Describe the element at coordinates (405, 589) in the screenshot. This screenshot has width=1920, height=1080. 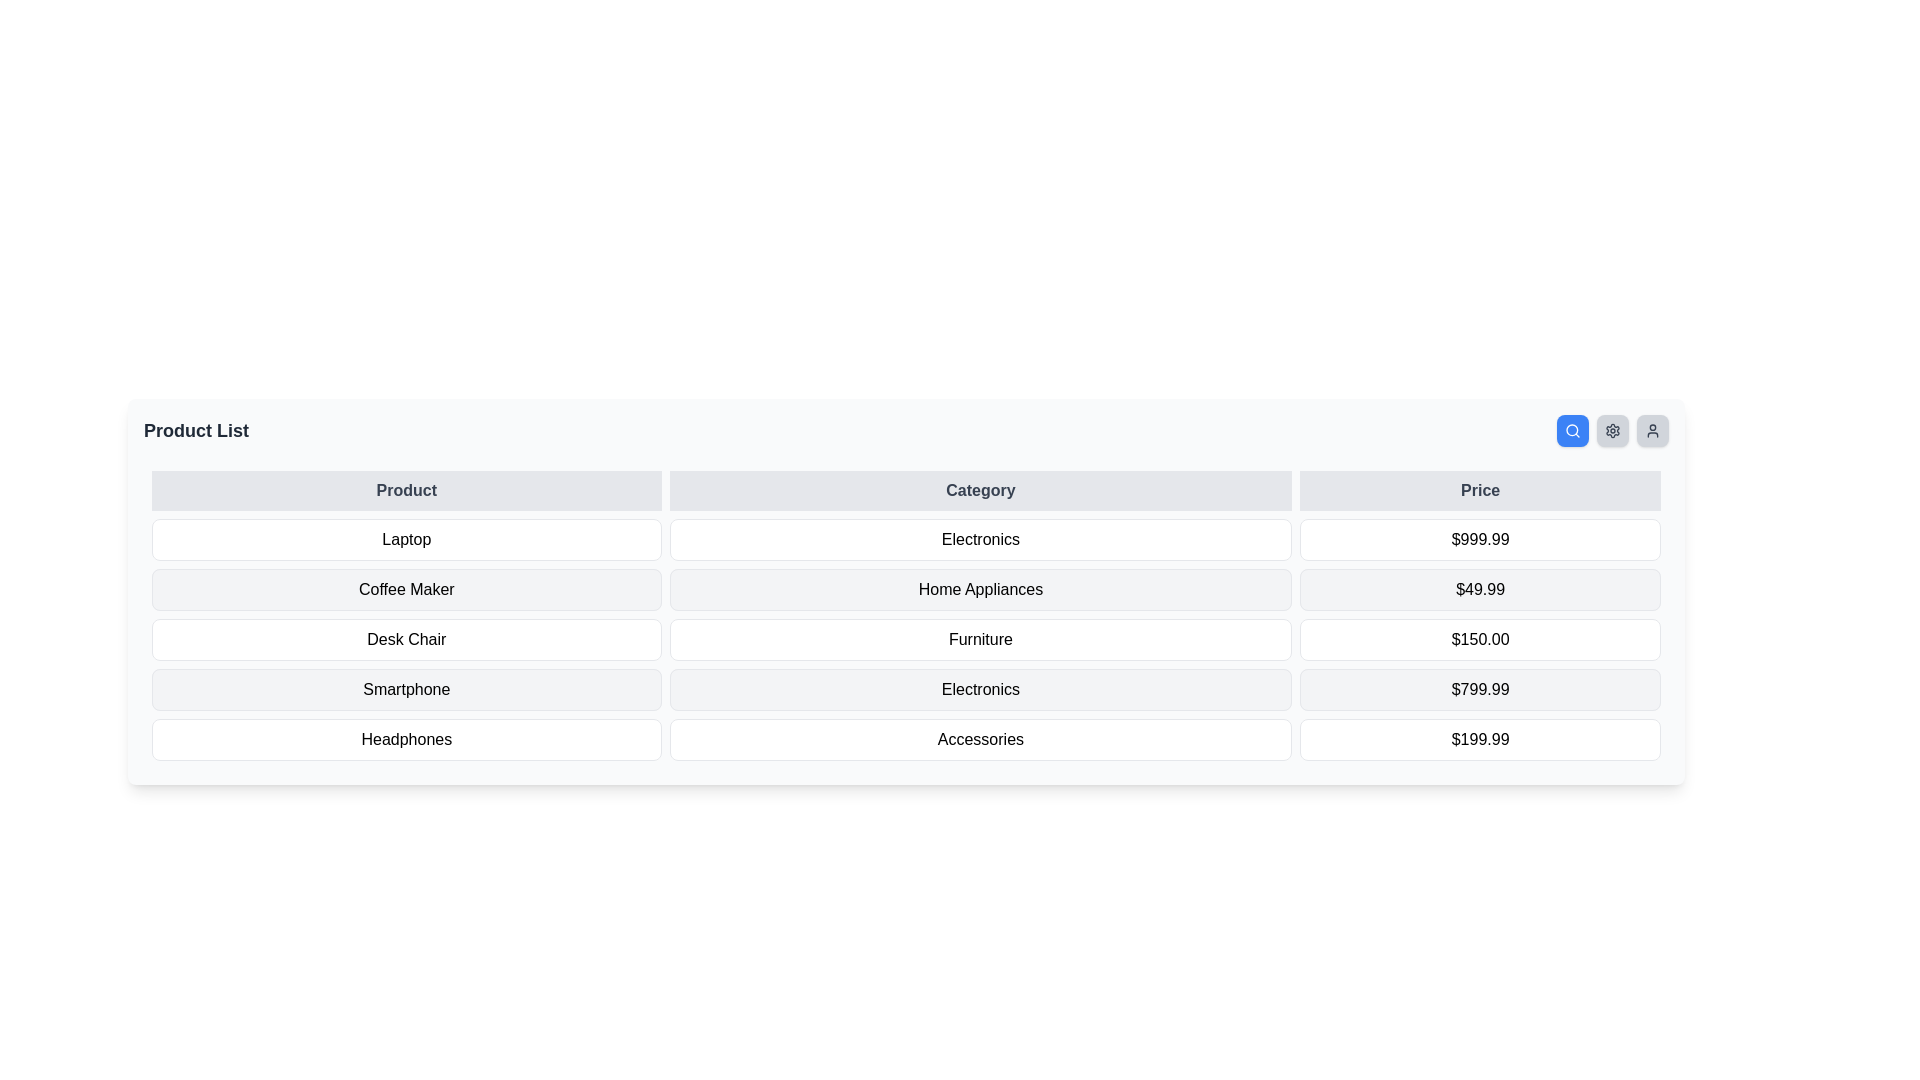
I see `the 'Coffee Maker' label, which is displayed in bold within a light grey rounded rectangle background, located in the second row of the 'Product' column in the table` at that location.